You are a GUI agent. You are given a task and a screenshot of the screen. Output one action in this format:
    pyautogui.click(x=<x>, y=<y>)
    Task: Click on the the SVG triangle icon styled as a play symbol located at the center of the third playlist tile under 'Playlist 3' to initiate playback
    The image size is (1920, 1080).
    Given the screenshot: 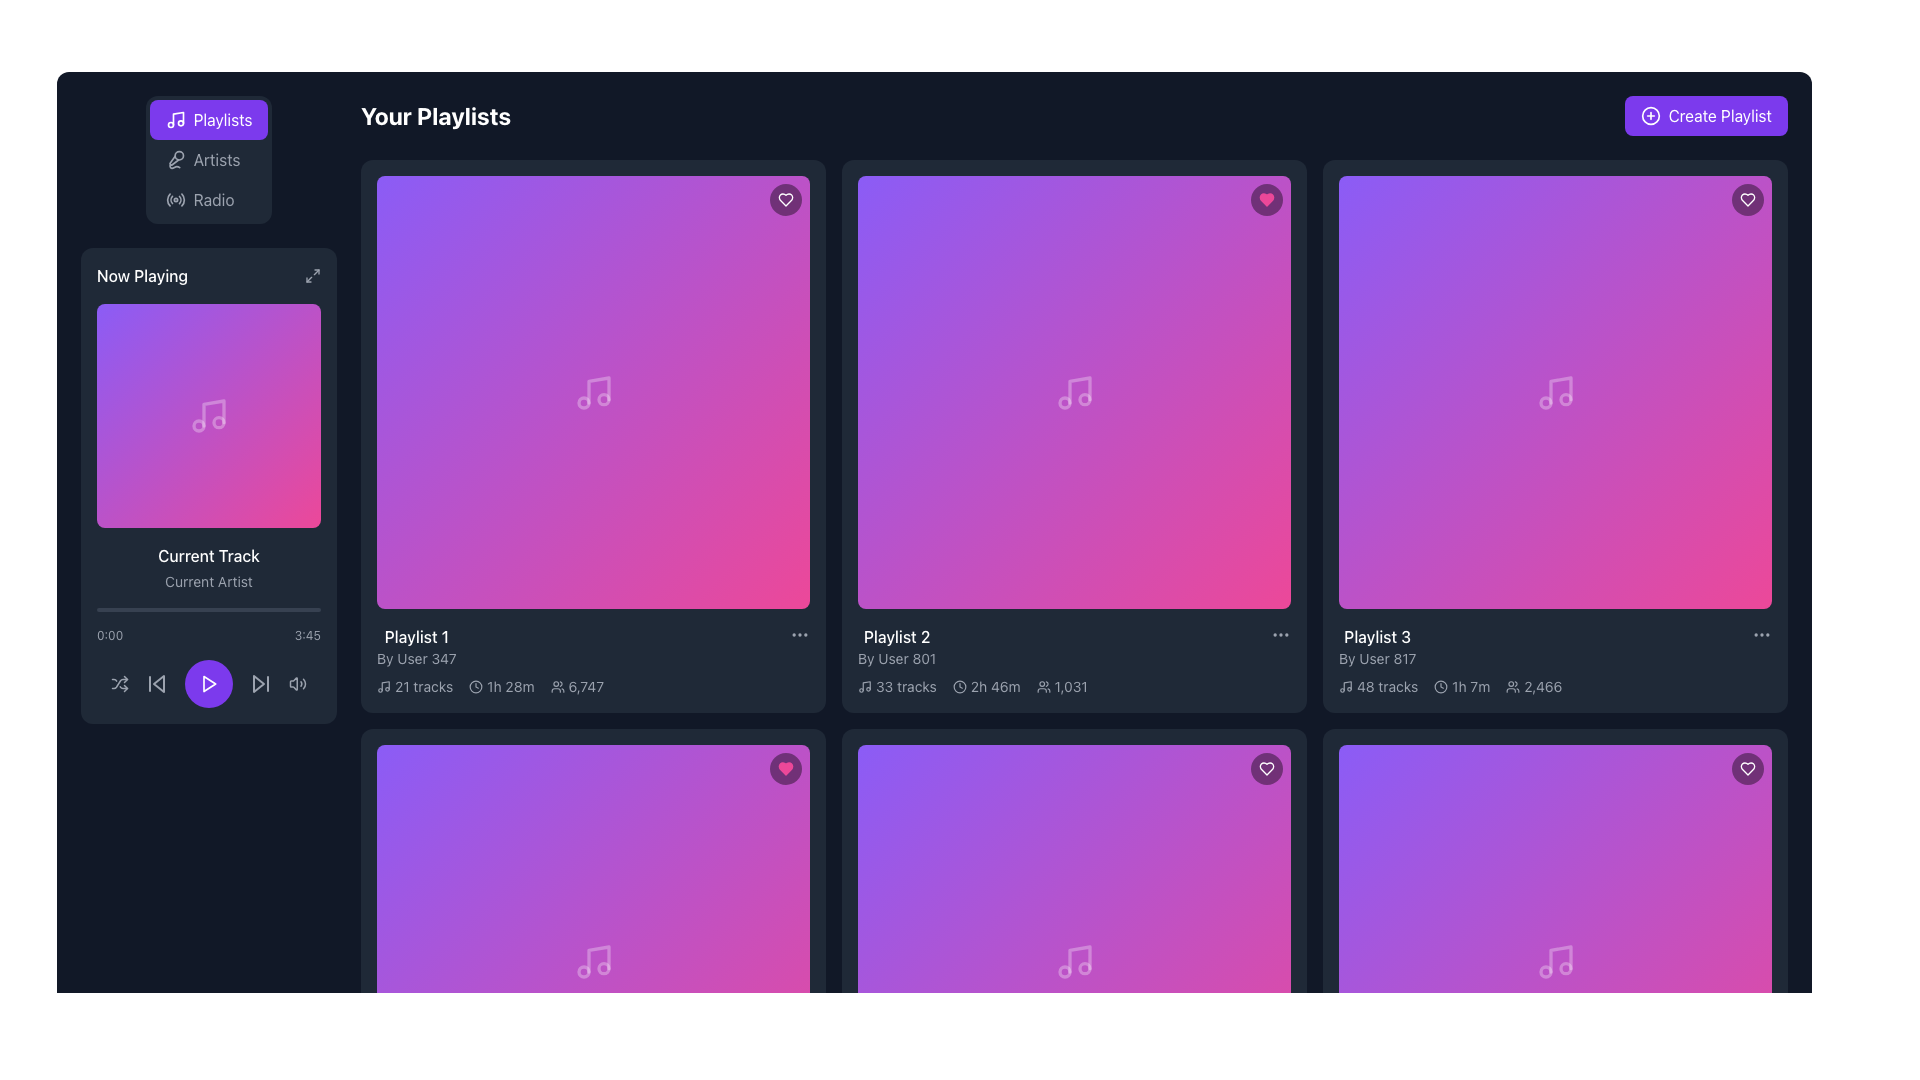 What is the action you would take?
    pyautogui.click(x=1555, y=960)
    